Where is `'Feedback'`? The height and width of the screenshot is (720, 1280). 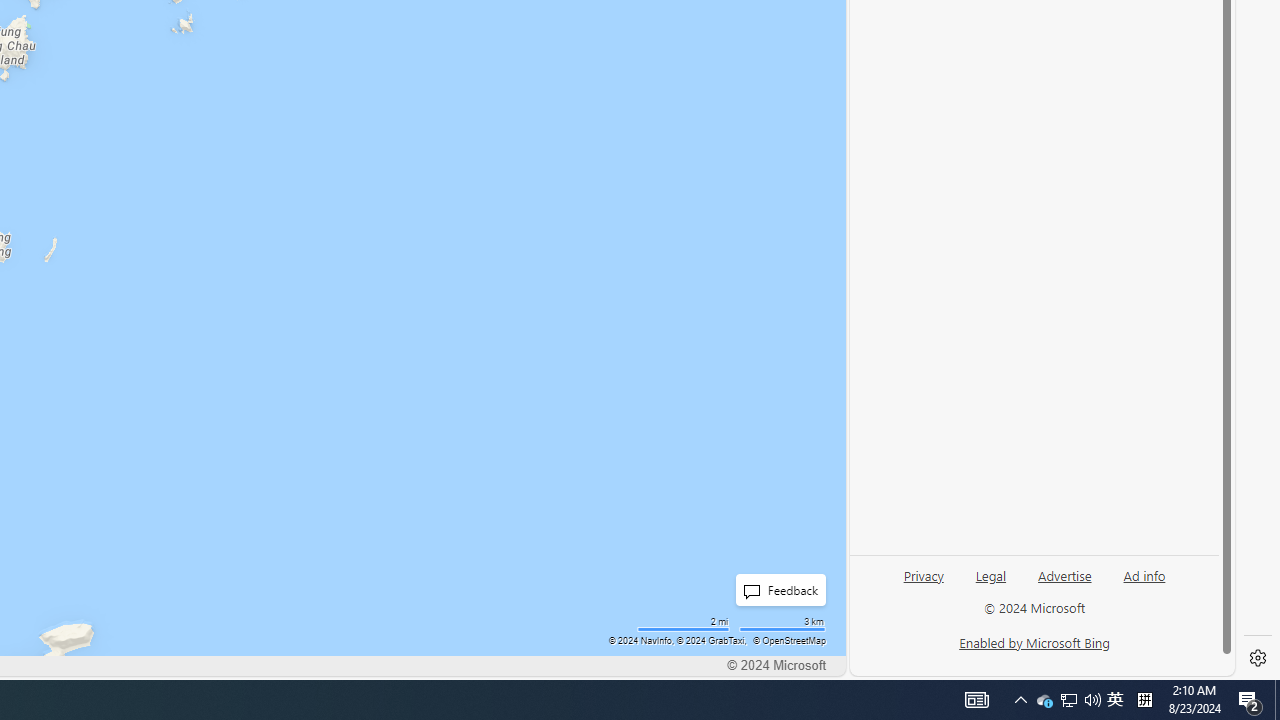 'Feedback' is located at coordinates (774, 589).